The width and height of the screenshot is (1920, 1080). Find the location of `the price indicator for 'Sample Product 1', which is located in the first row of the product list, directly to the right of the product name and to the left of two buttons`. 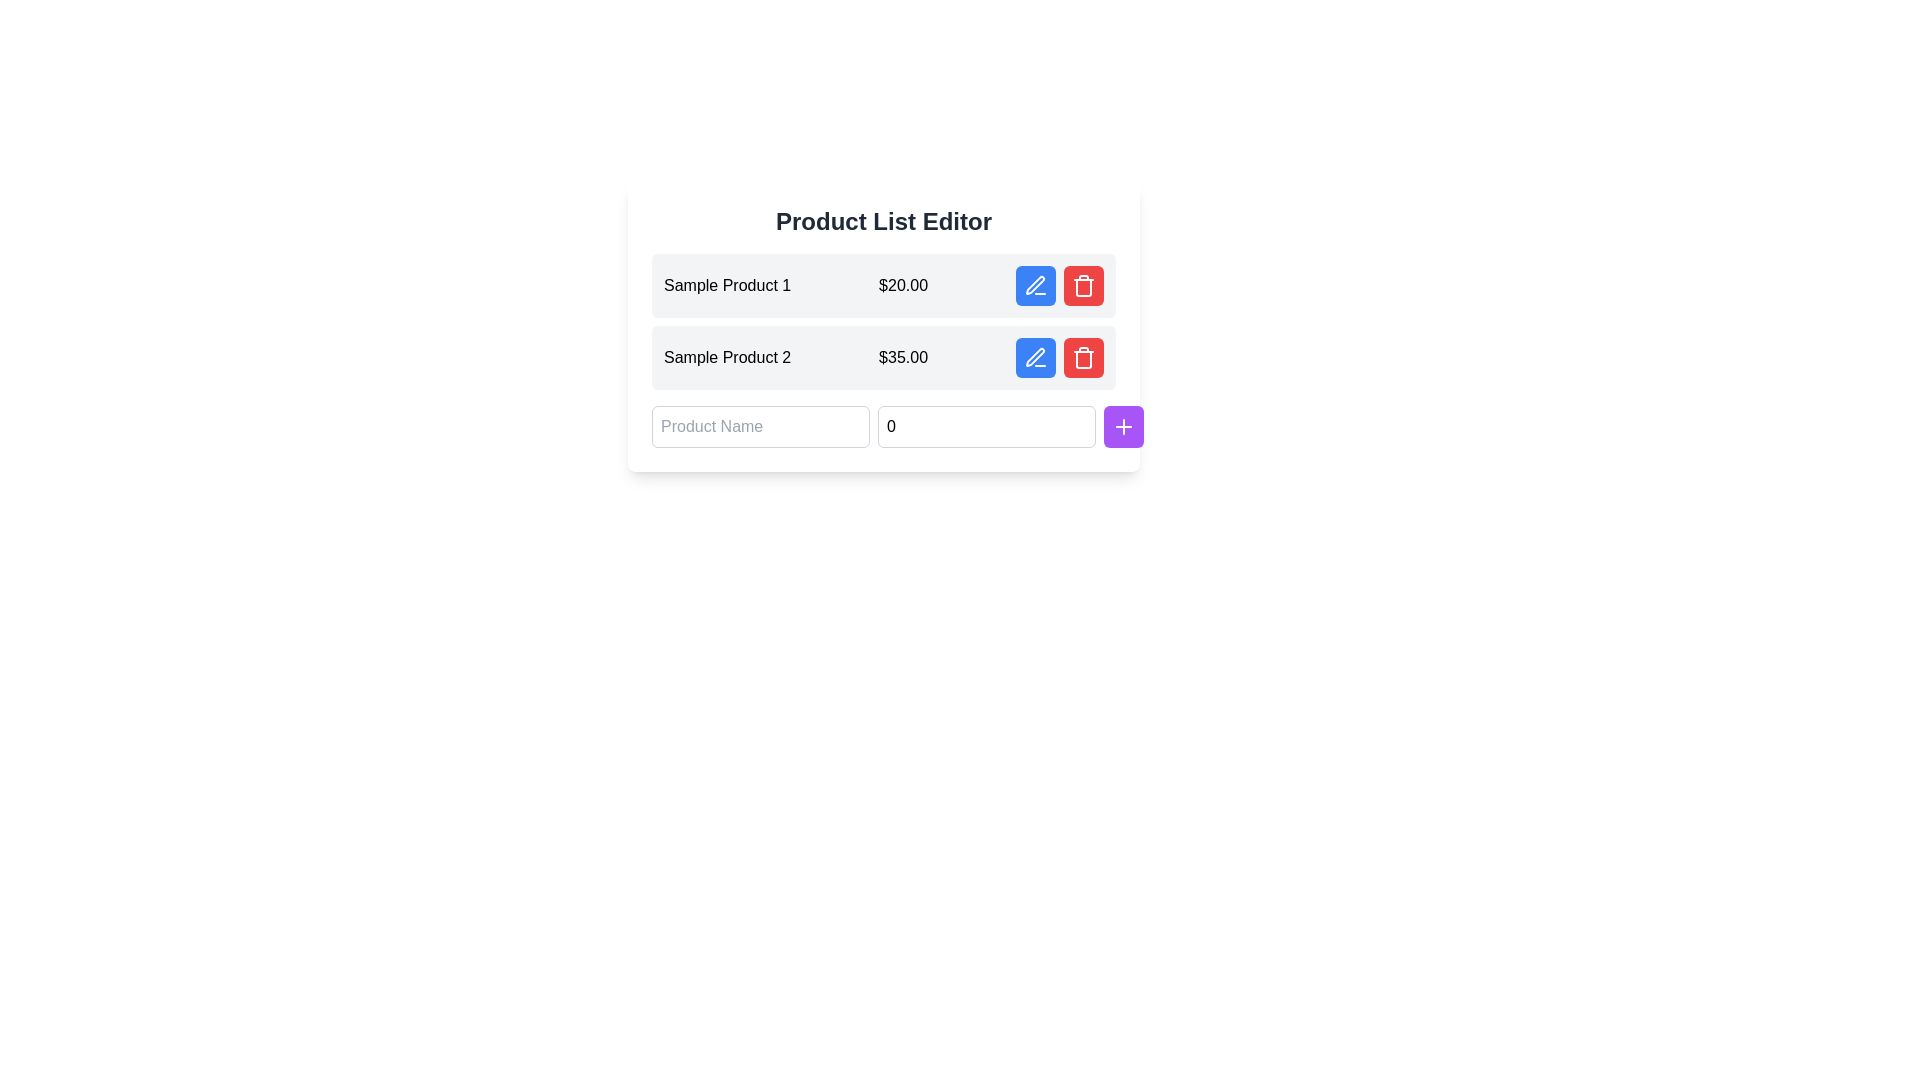

the price indicator for 'Sample Product 1', which is located in the first row of the product list, directly to the right of the product name and to the left of two buttons is located at coordinates (902, 285).